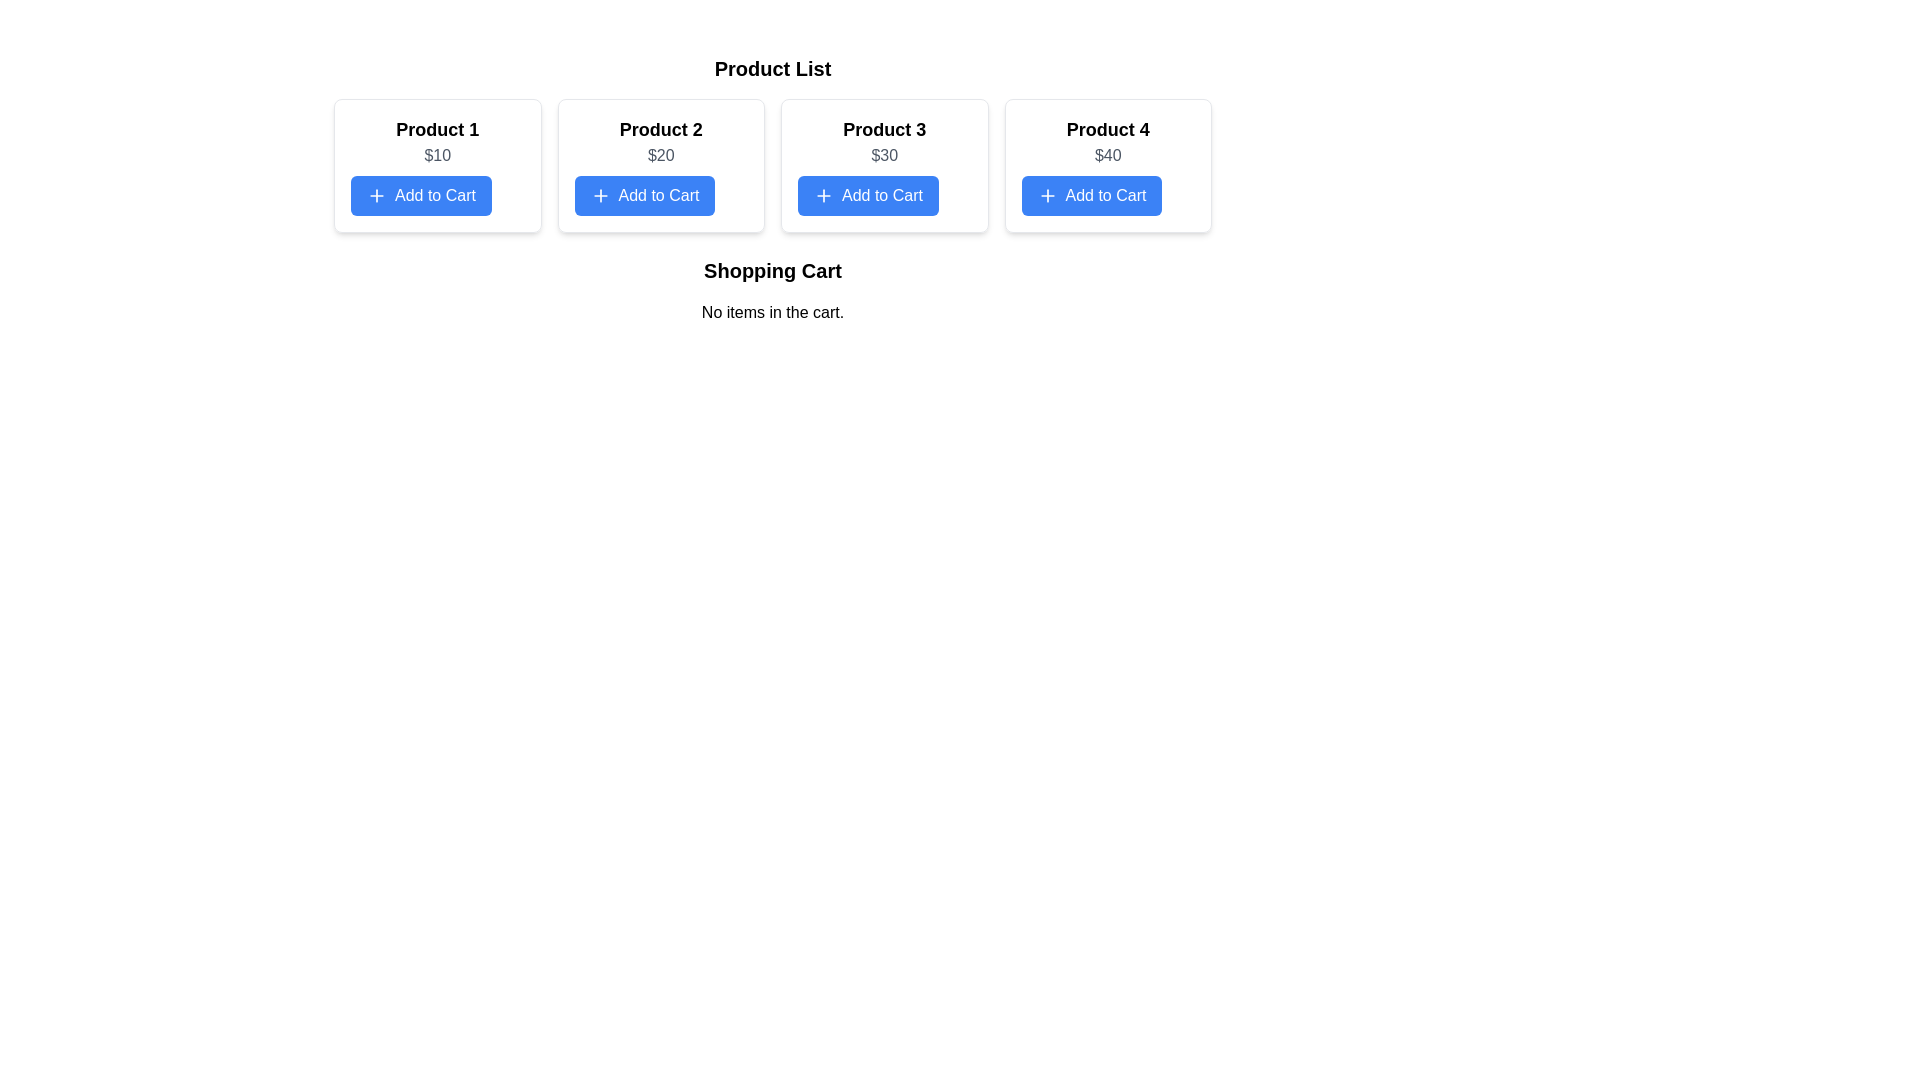 The width and height of the screenshot is (1920, 1080). Describe the element at coordinates (824, 196) in the screenshot. I see `the 'Add to Cart' button for 'Product 3' to provide additional visual feedback, identified by the icon representing the 'Add' action located to the left of the button text` at that location.